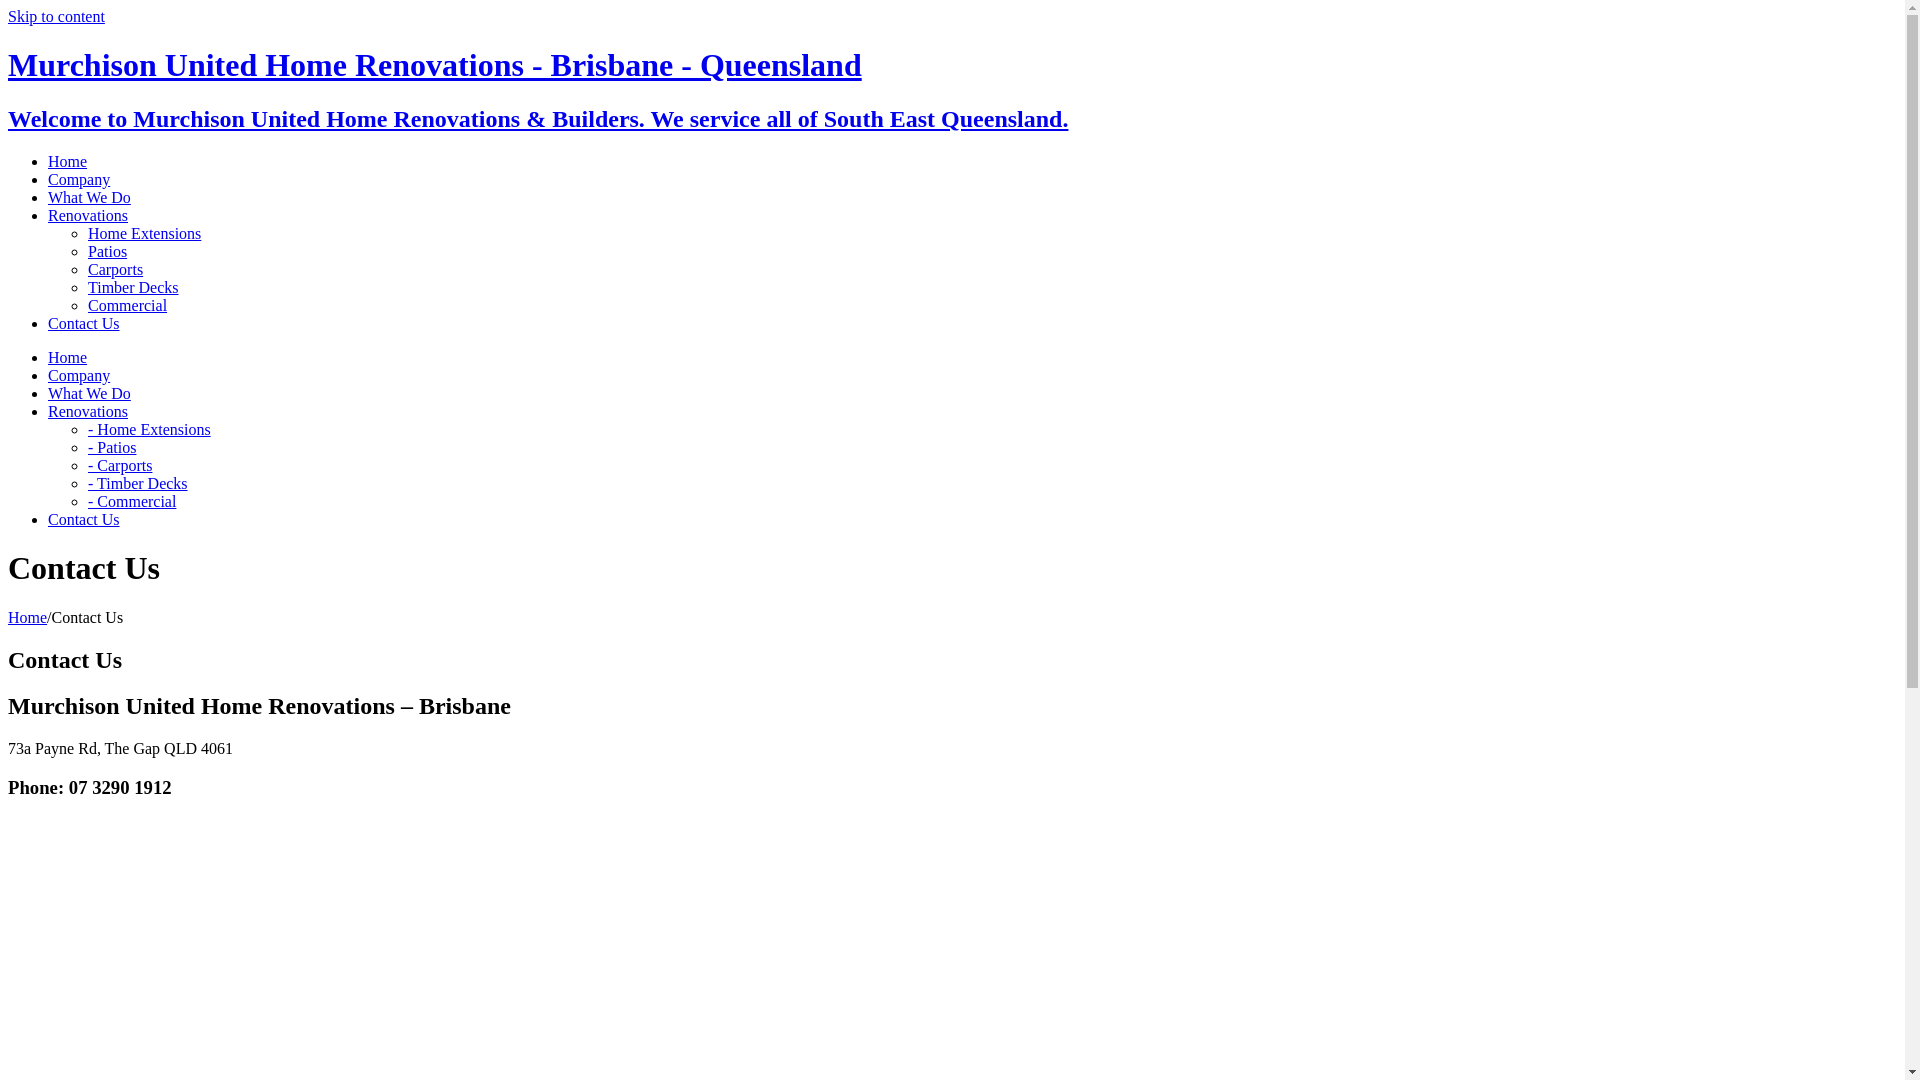 The height and width of the screenshot is (1080, 1920). What do you see at coordinates (48, 160) in the screenshot?
I see `'Home'` at bounding box center [48, 160].